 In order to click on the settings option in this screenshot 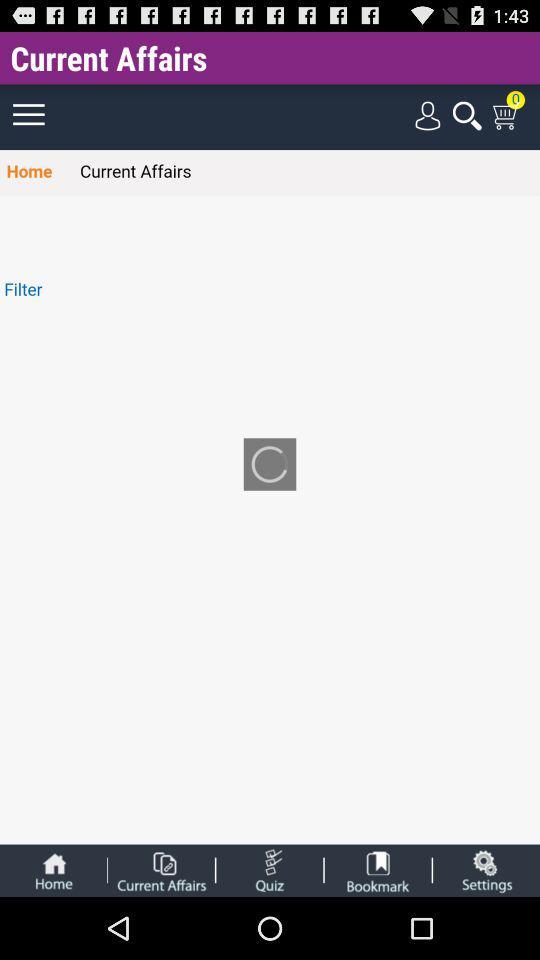, I will do `click(485, 869)`.